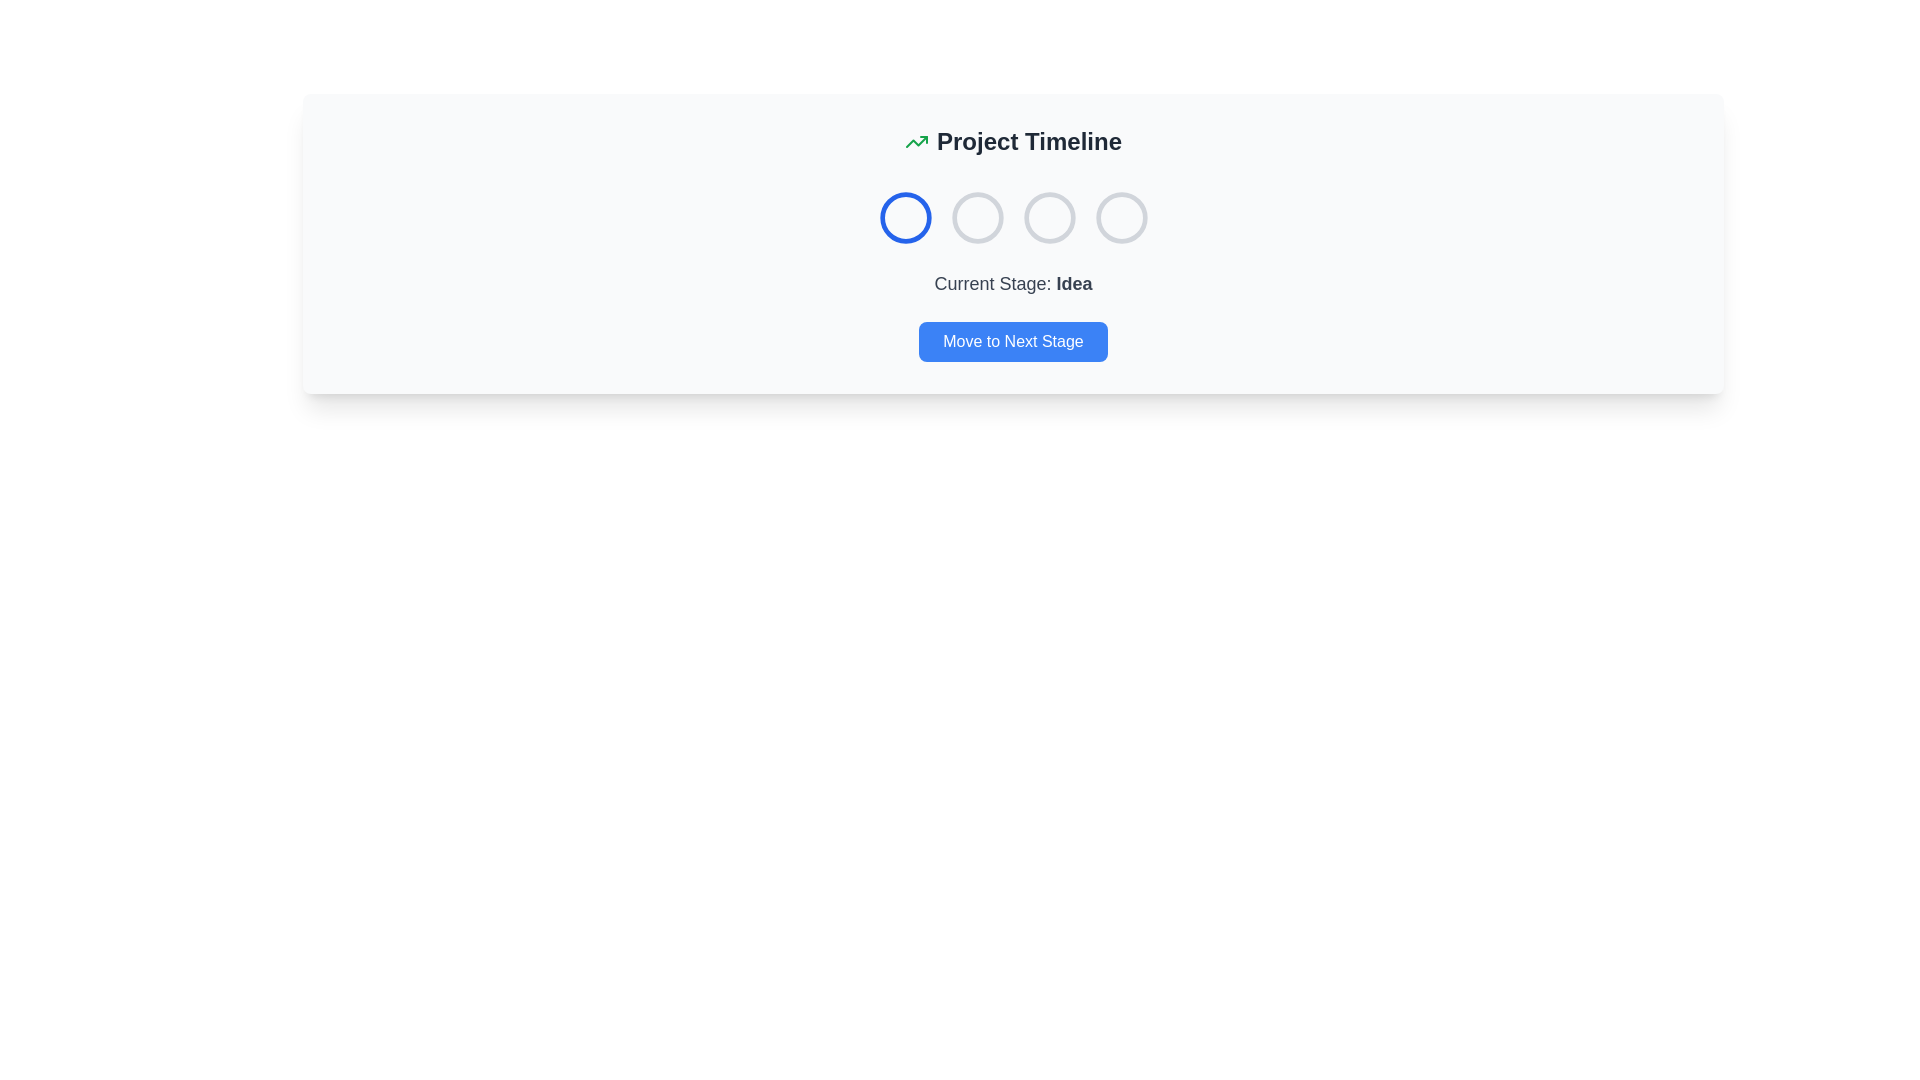 The width and height of the screenshot is (1920, 1080). Describe the element at coordinates (1013, 141) in the screenshot. I see `the Static Text with Icon, which serves as a title for the project's timeline, positioned centrally at the top of the interface` at that location.